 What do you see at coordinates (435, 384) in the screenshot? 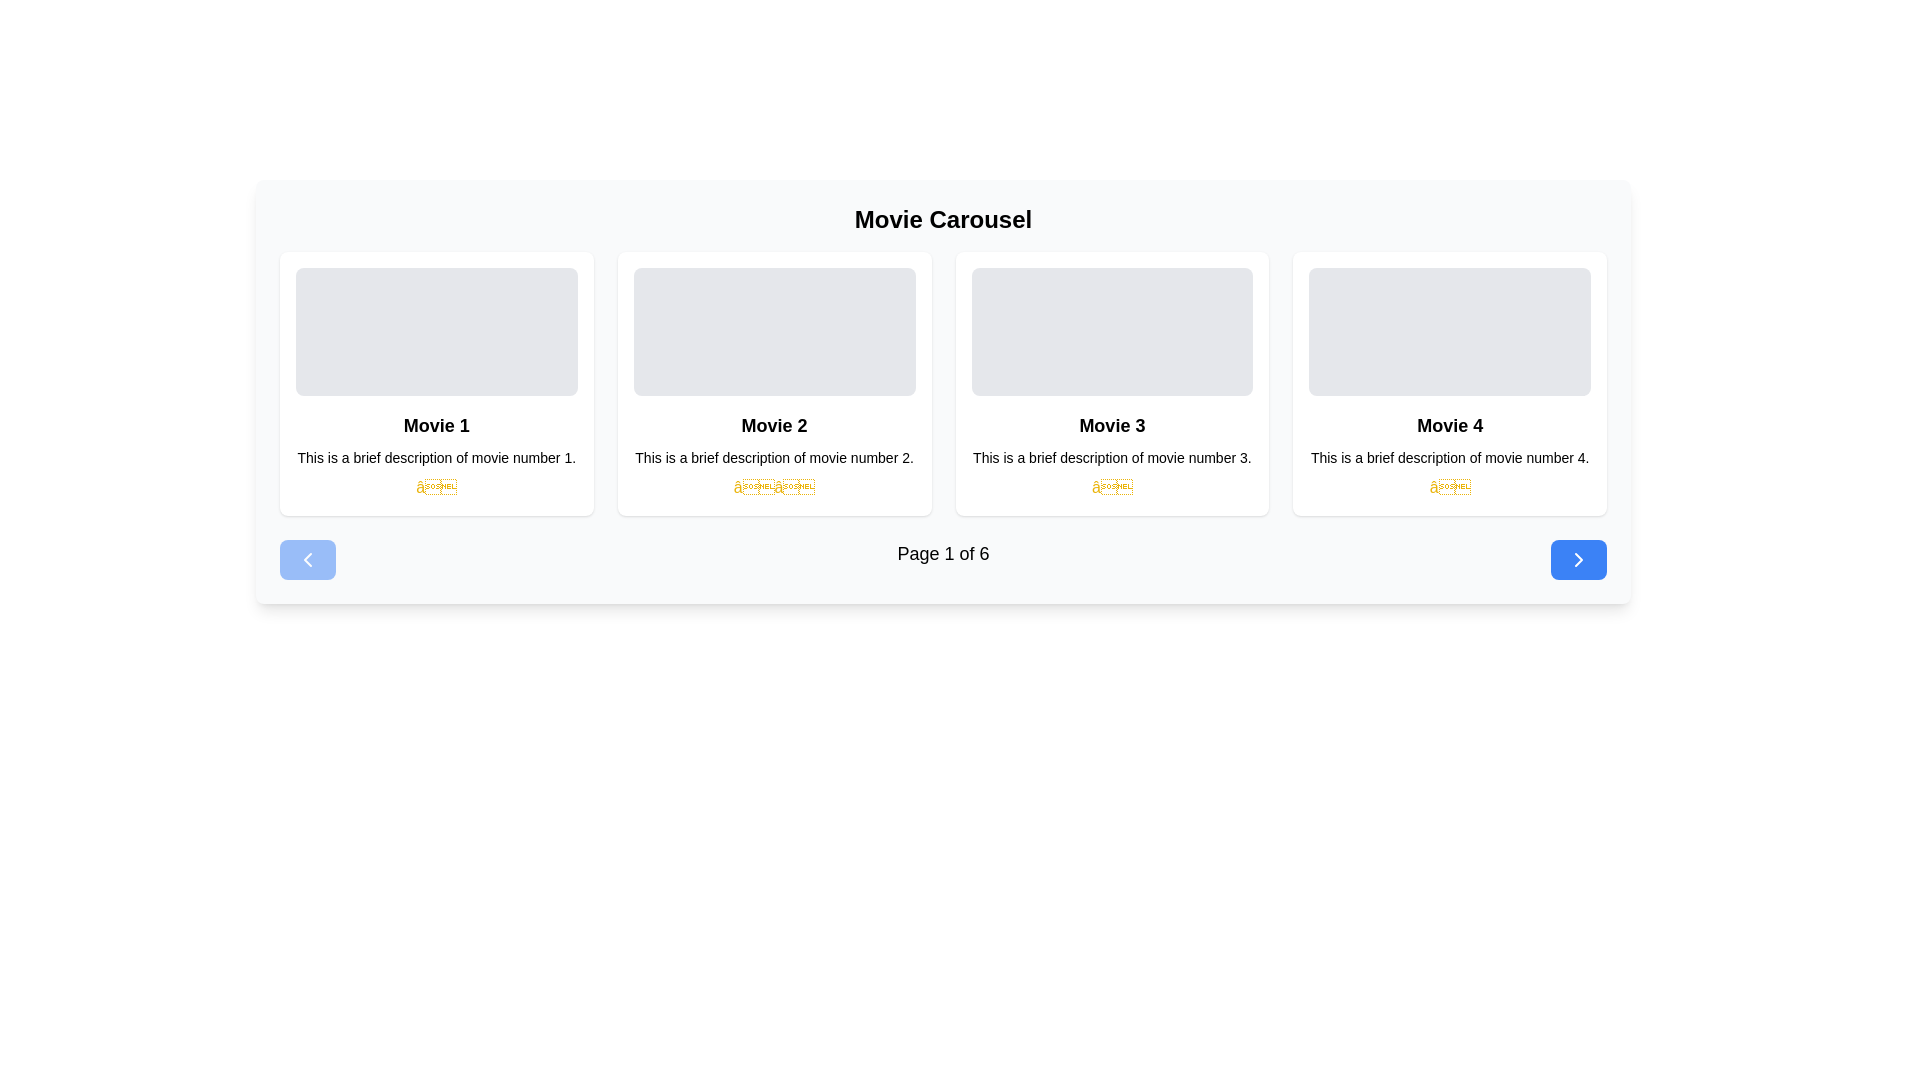
I see `the Informative card component featuring the title 'Movie 1'` at bounding box center [435, 384].